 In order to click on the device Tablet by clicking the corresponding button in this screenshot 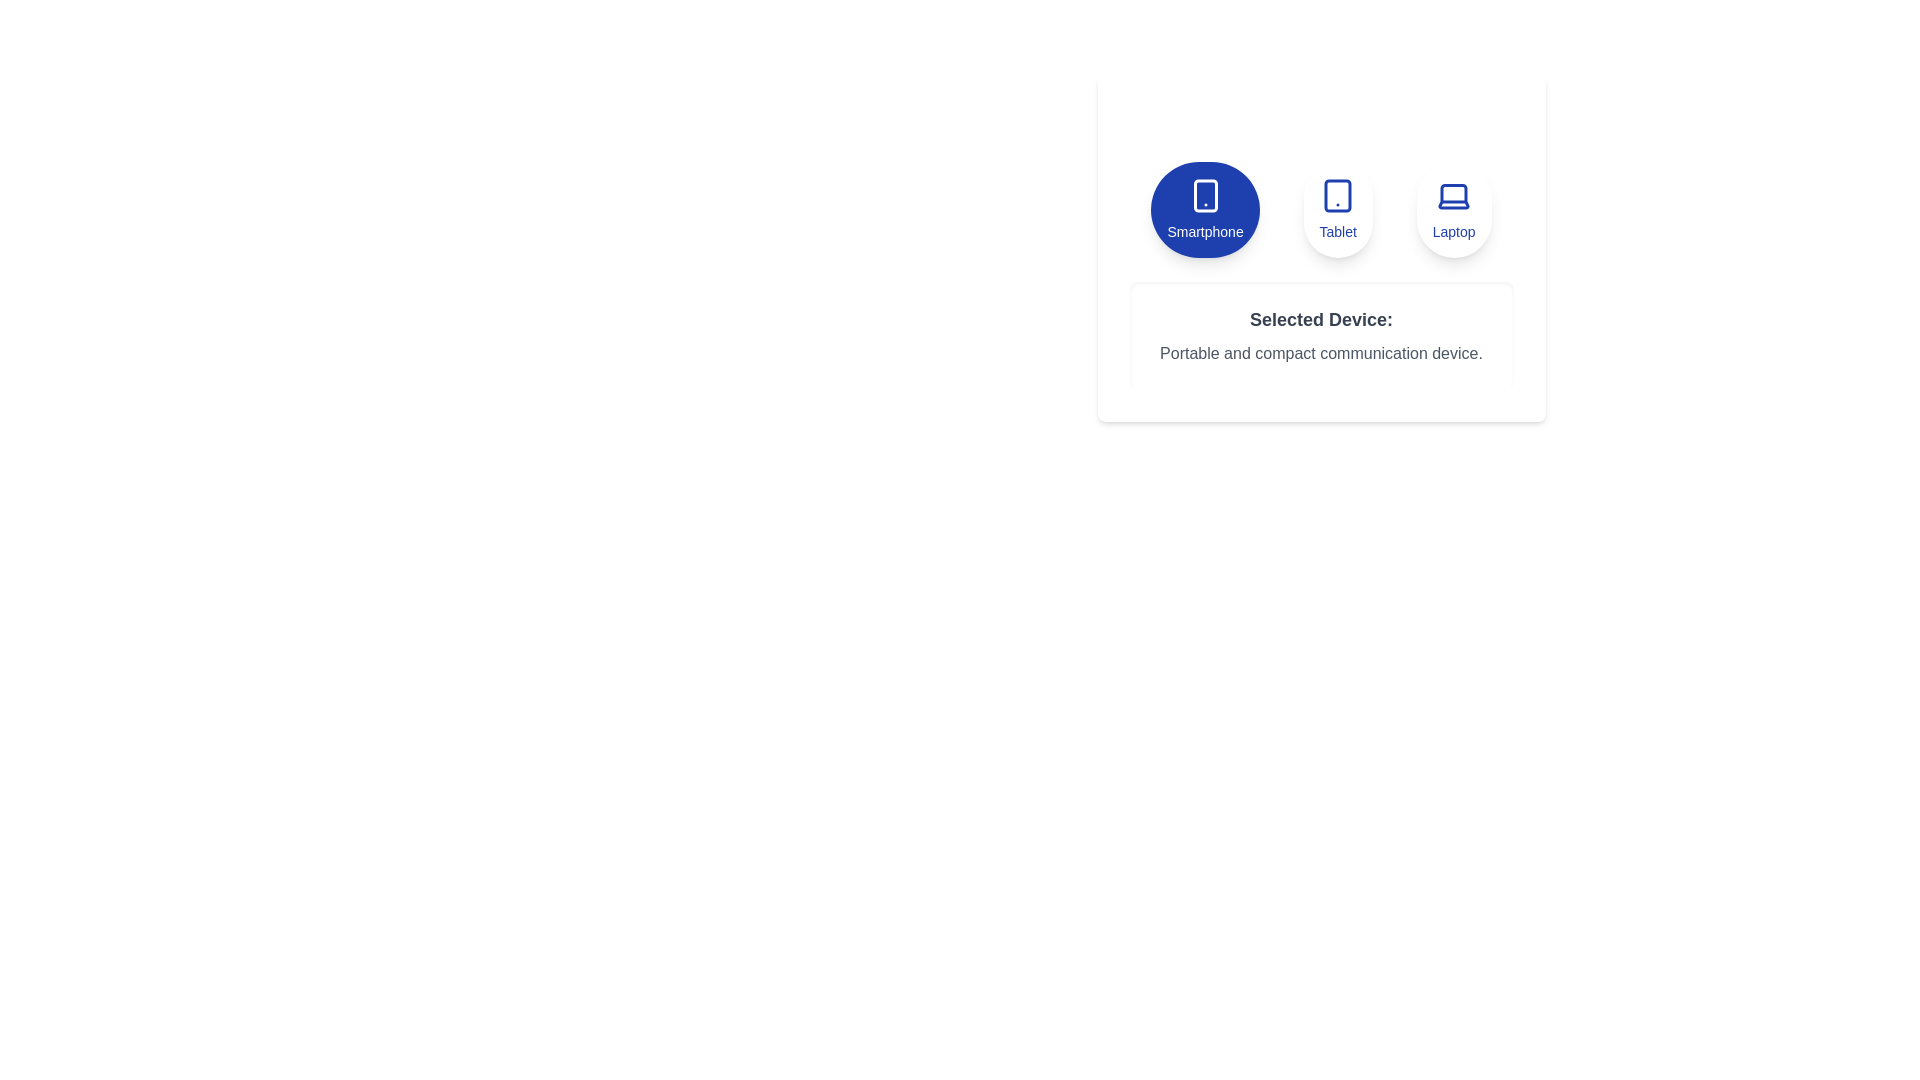, I will do `click(1338, 209)`.